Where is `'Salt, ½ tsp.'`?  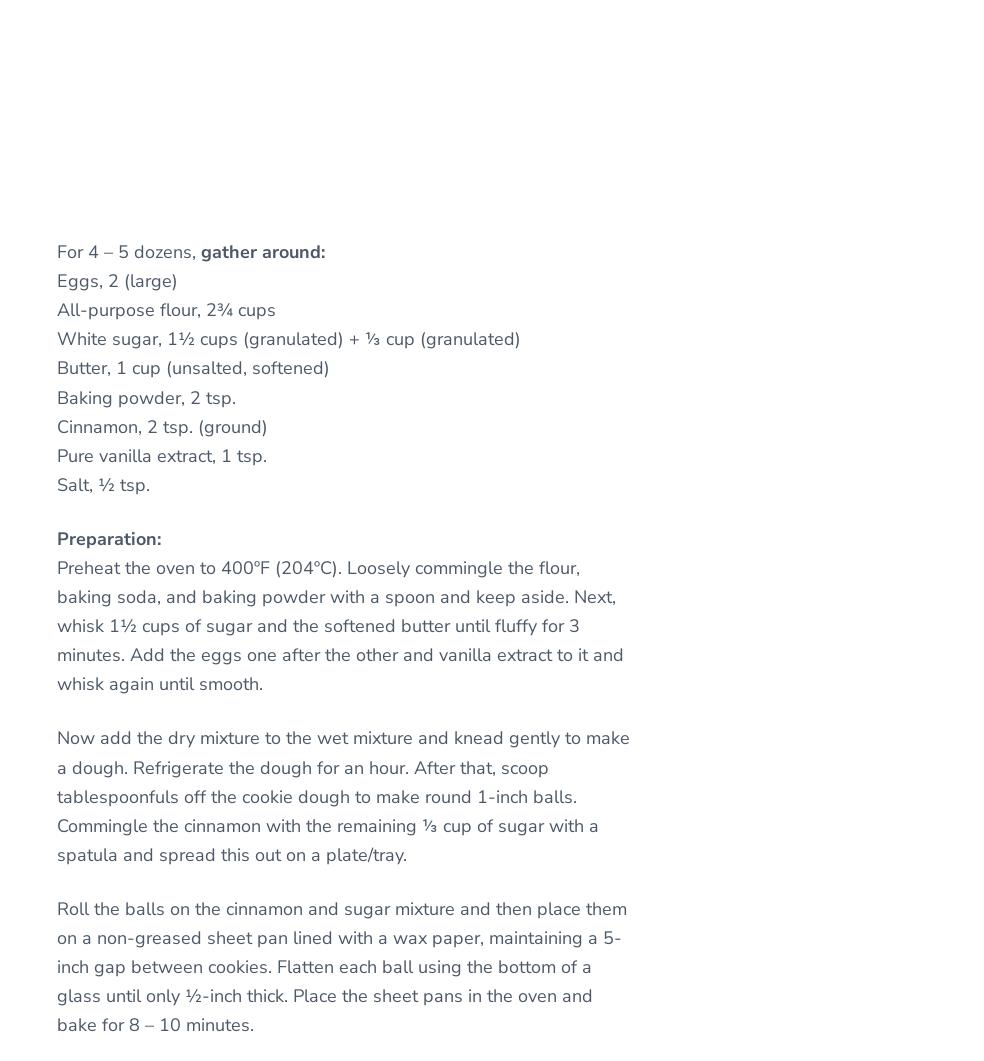
'Salt, ½ tsp.' is located at coordinates (102, 484).